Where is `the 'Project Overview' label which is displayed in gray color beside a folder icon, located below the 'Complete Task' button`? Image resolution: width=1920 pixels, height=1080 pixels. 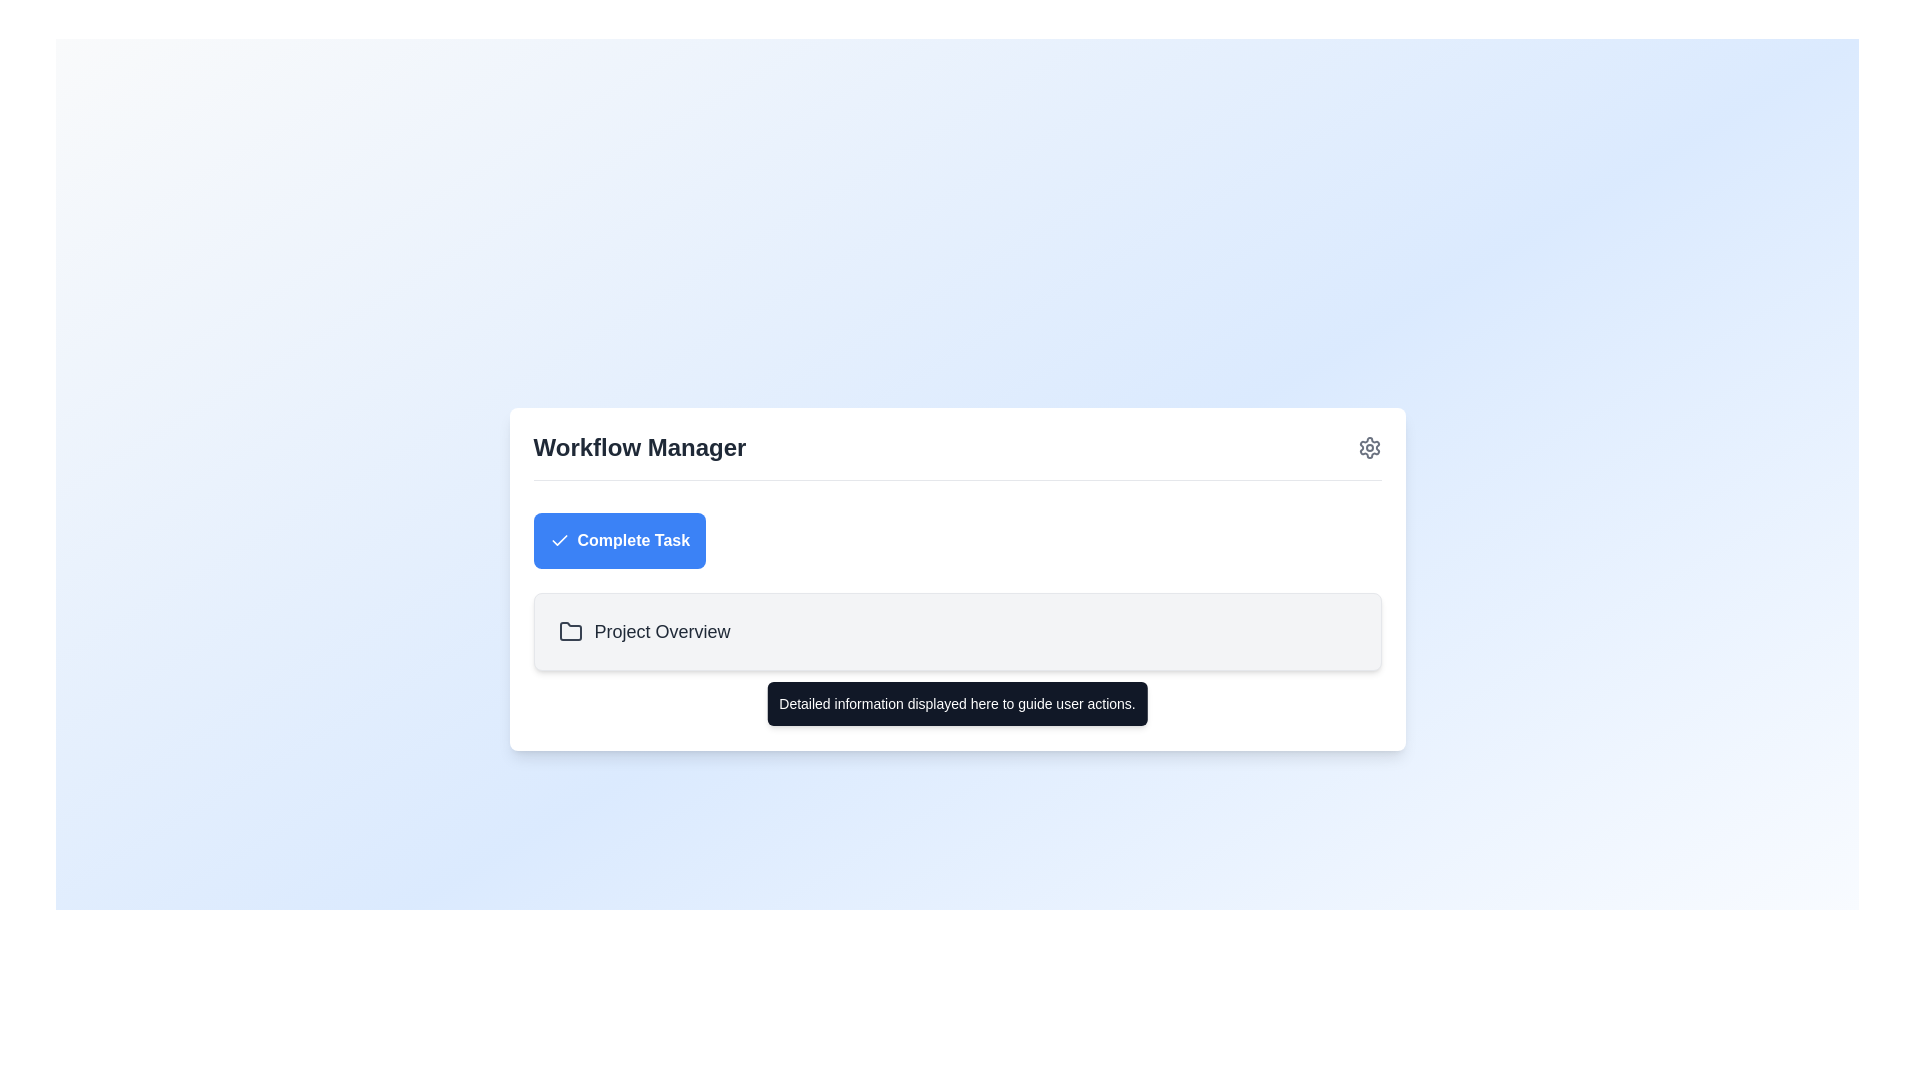
the 'Project Overview' label which is displayed in gray color beside a folder icon, located below the 'Complete Task' button is located at coordinates (662, 631).